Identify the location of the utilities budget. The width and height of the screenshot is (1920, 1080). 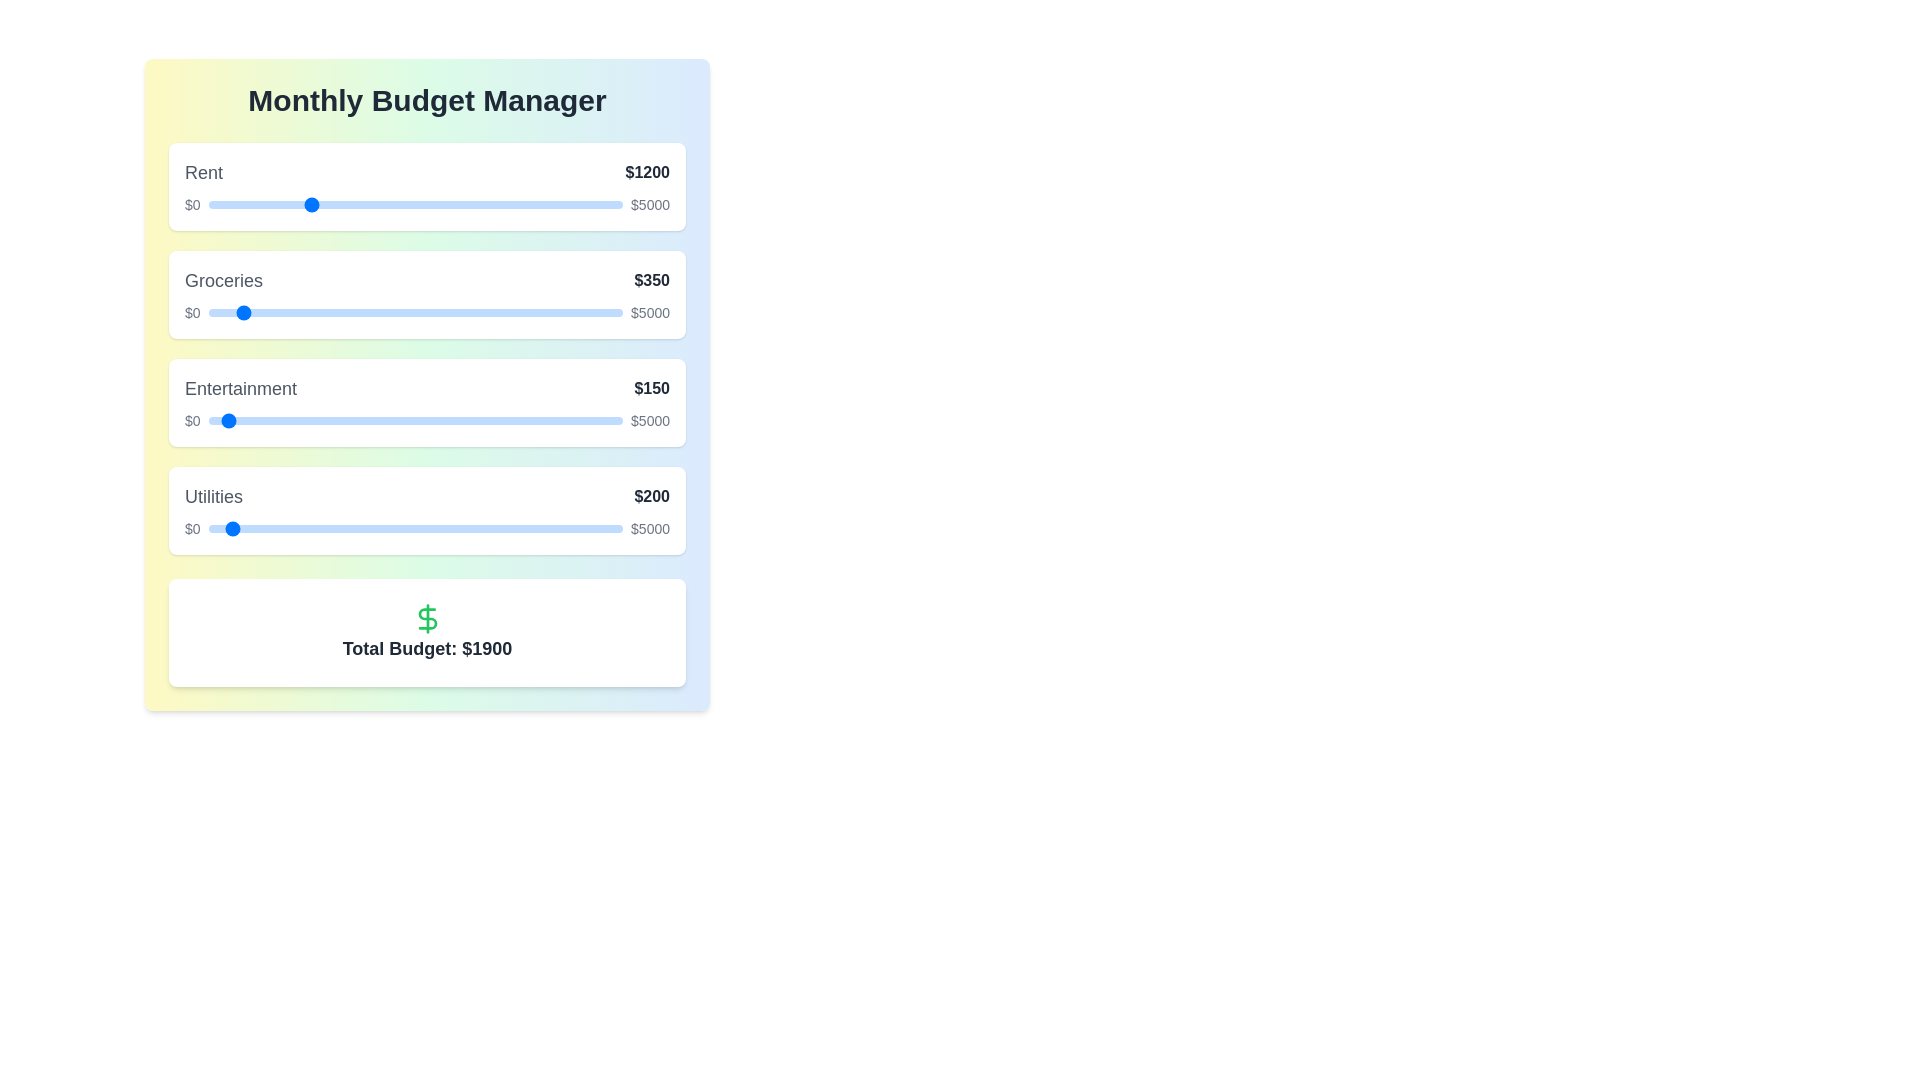
(430, 527).